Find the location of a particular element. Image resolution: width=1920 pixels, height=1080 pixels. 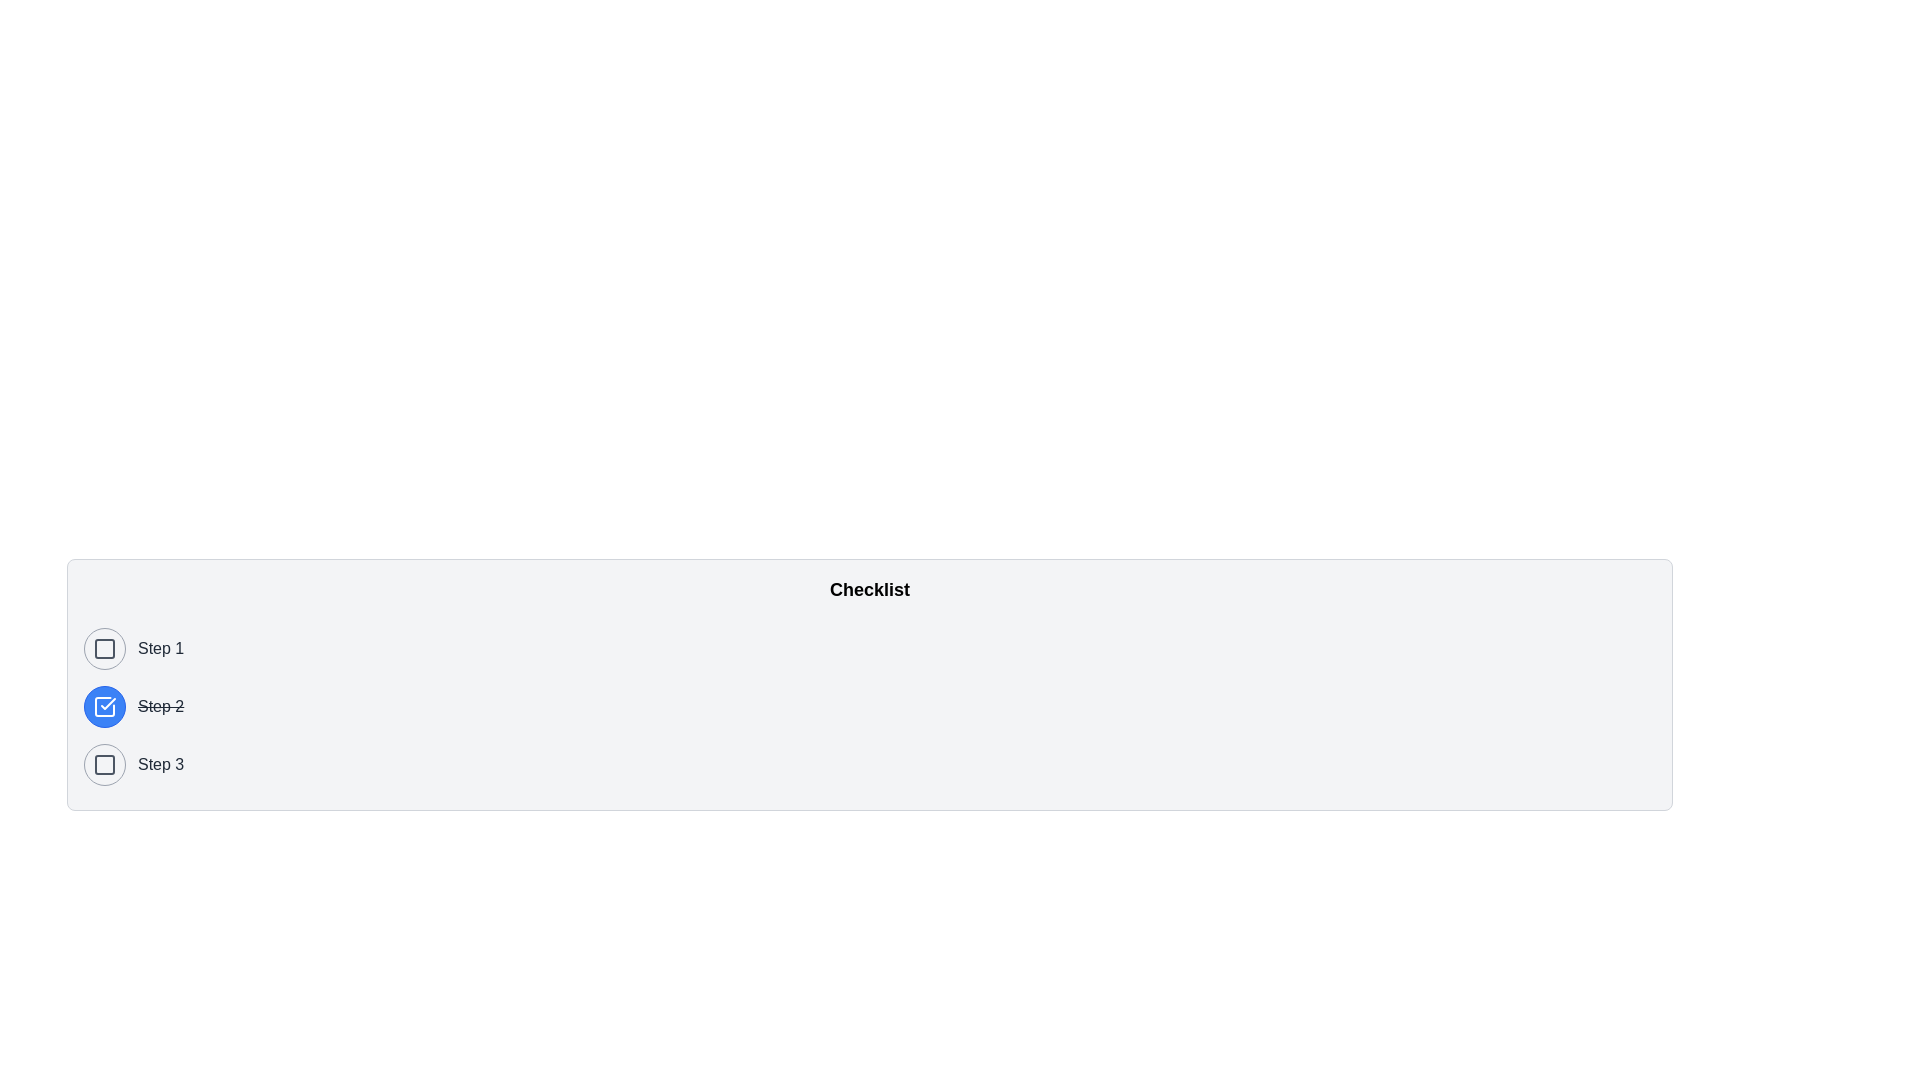

the inner square of the checkbox UI component located next to the text 'Step 1' in the checklist is located at coordinates (104, 648).